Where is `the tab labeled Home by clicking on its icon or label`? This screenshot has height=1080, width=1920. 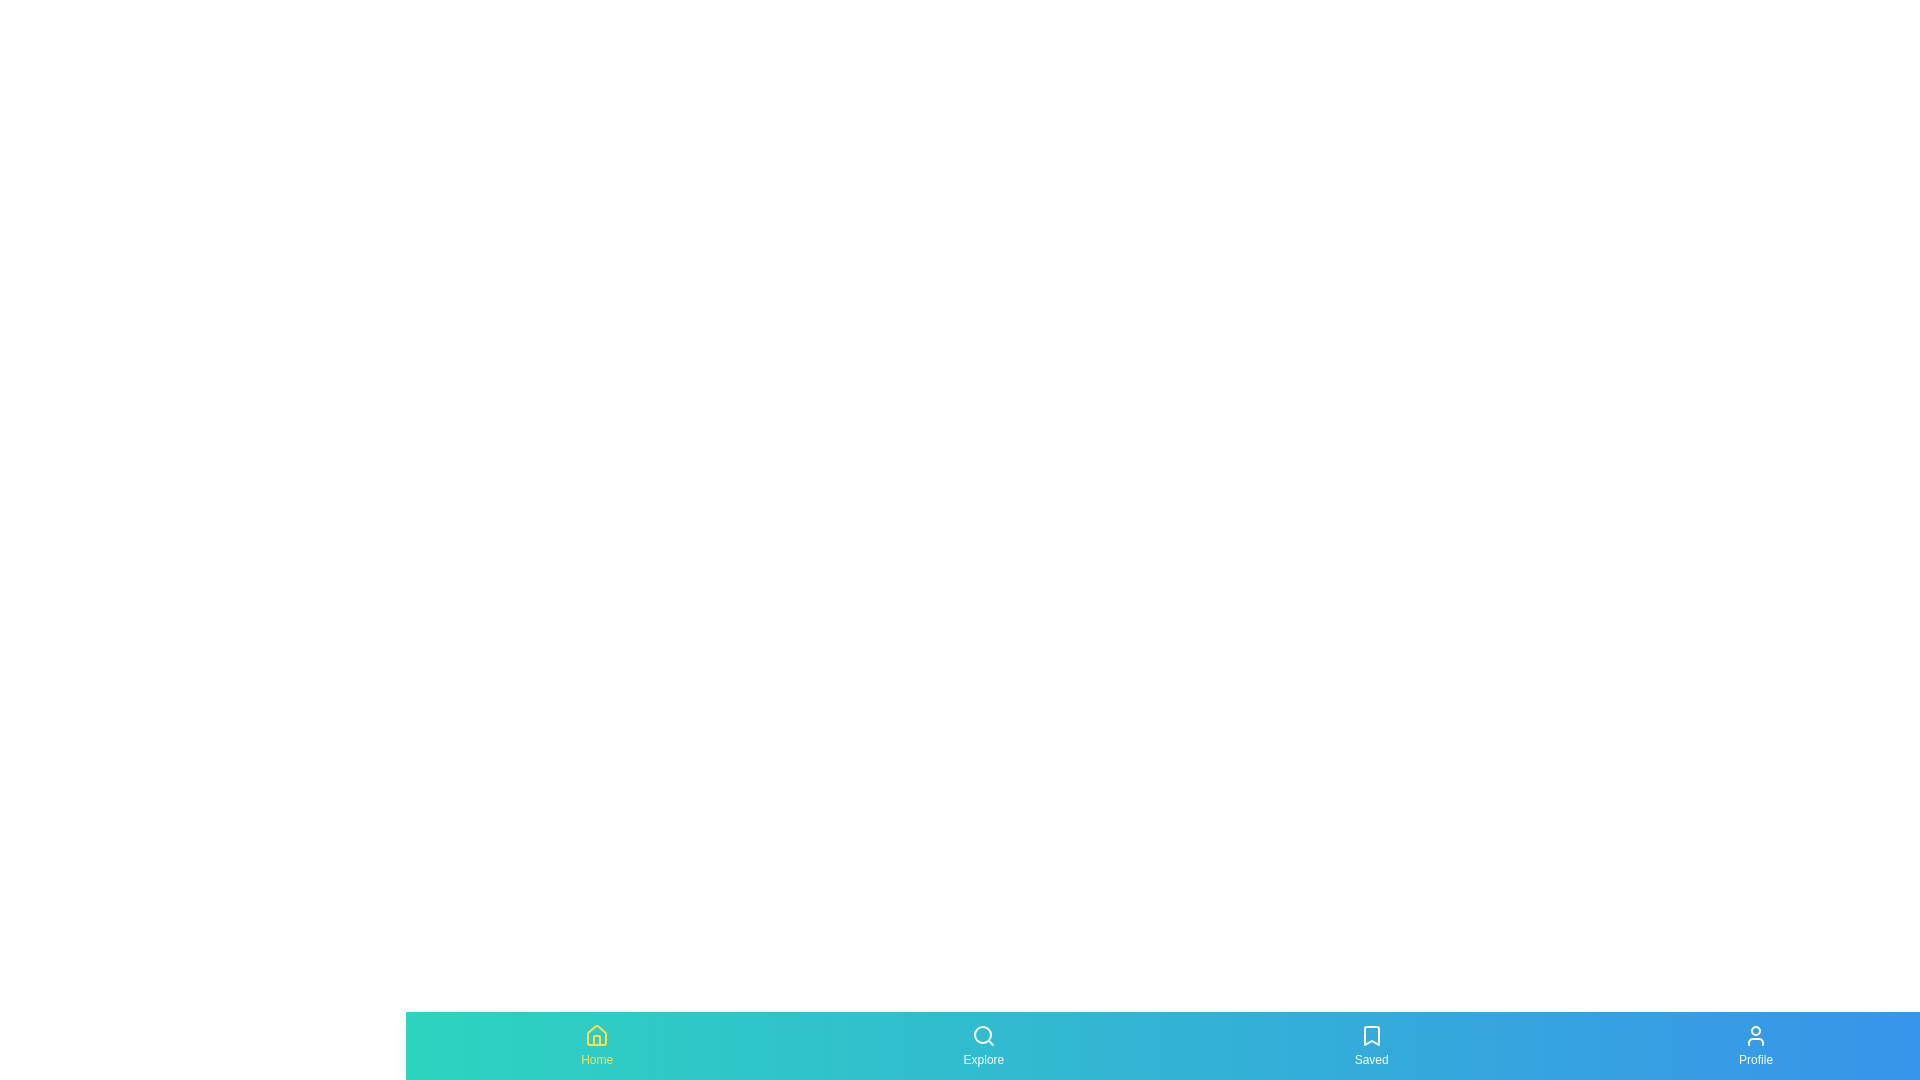
the tab labeled Home by clicking on its icon or label is located at coordinates (596, 1044).